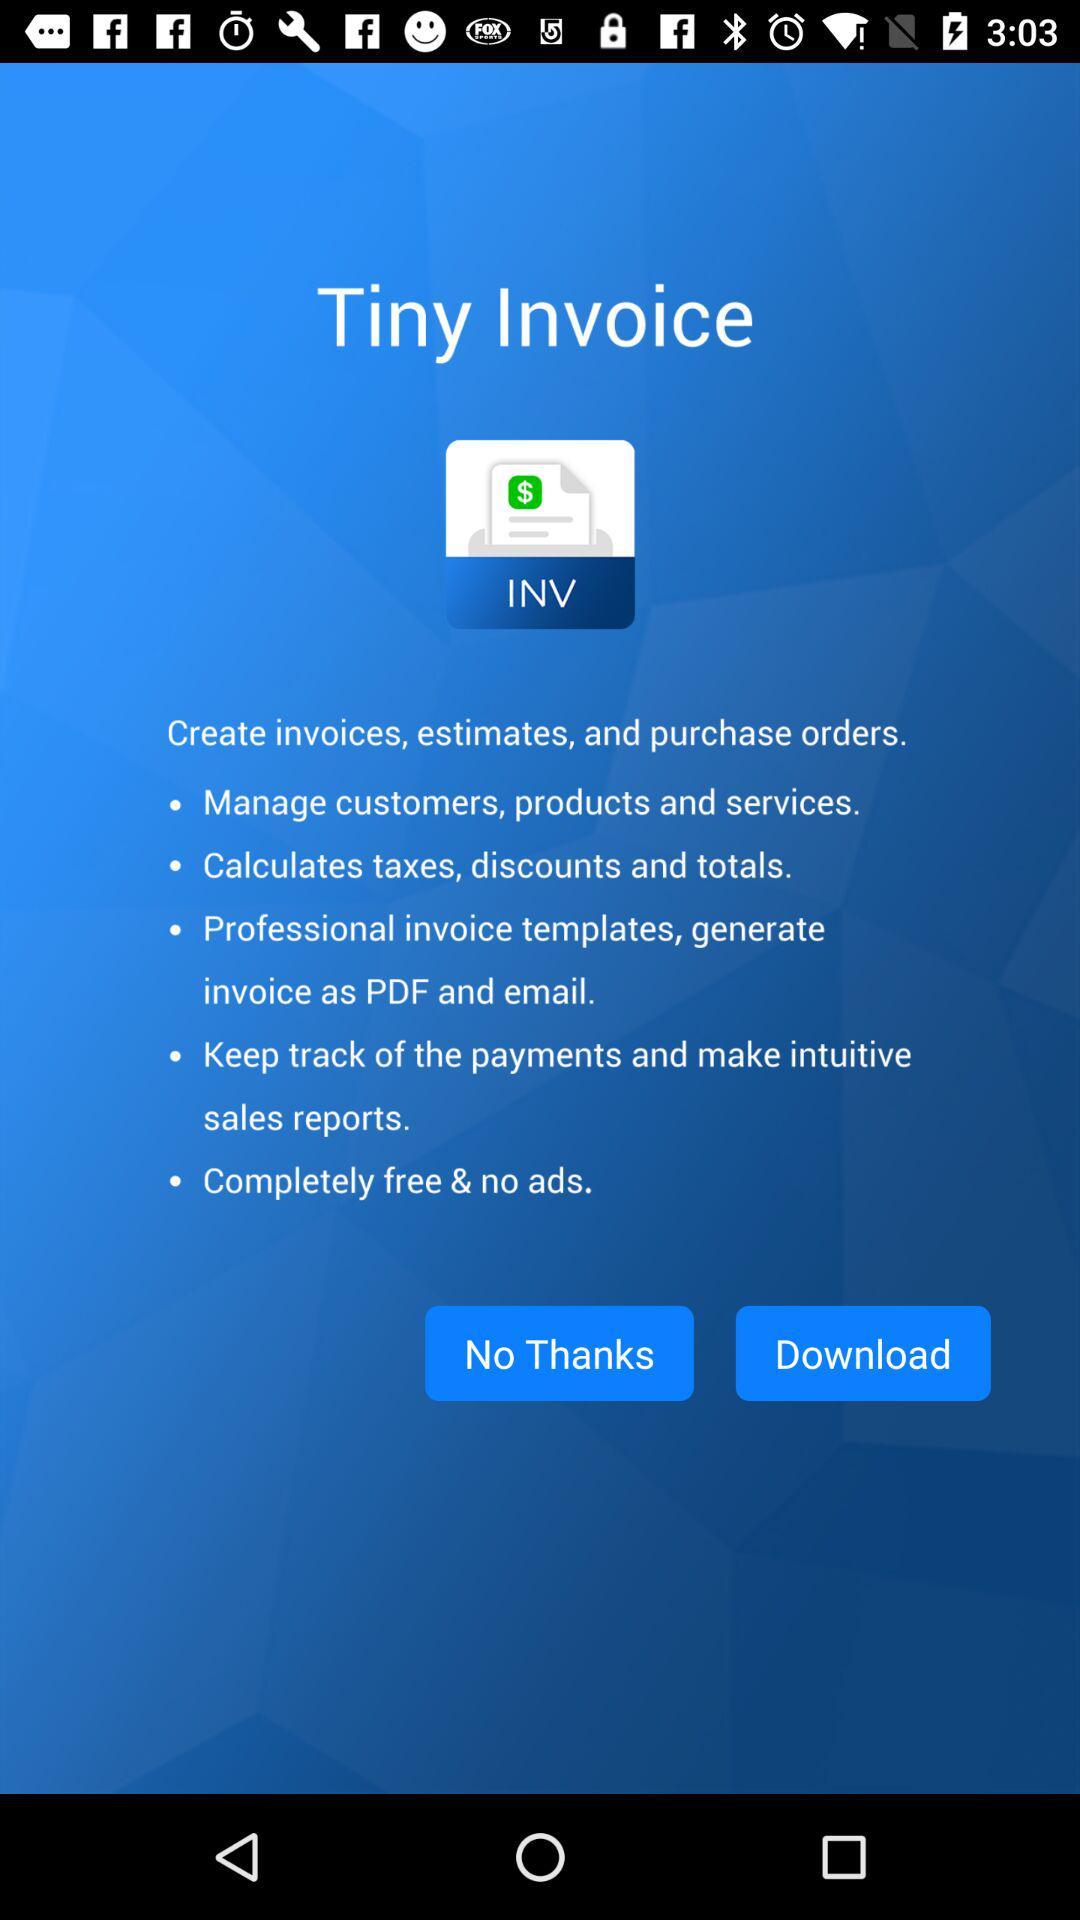 This screenshot has height=1920, width=1080. Describe the element at coordinates (862, 1353) in the screenshot. I see `the download` at that location.